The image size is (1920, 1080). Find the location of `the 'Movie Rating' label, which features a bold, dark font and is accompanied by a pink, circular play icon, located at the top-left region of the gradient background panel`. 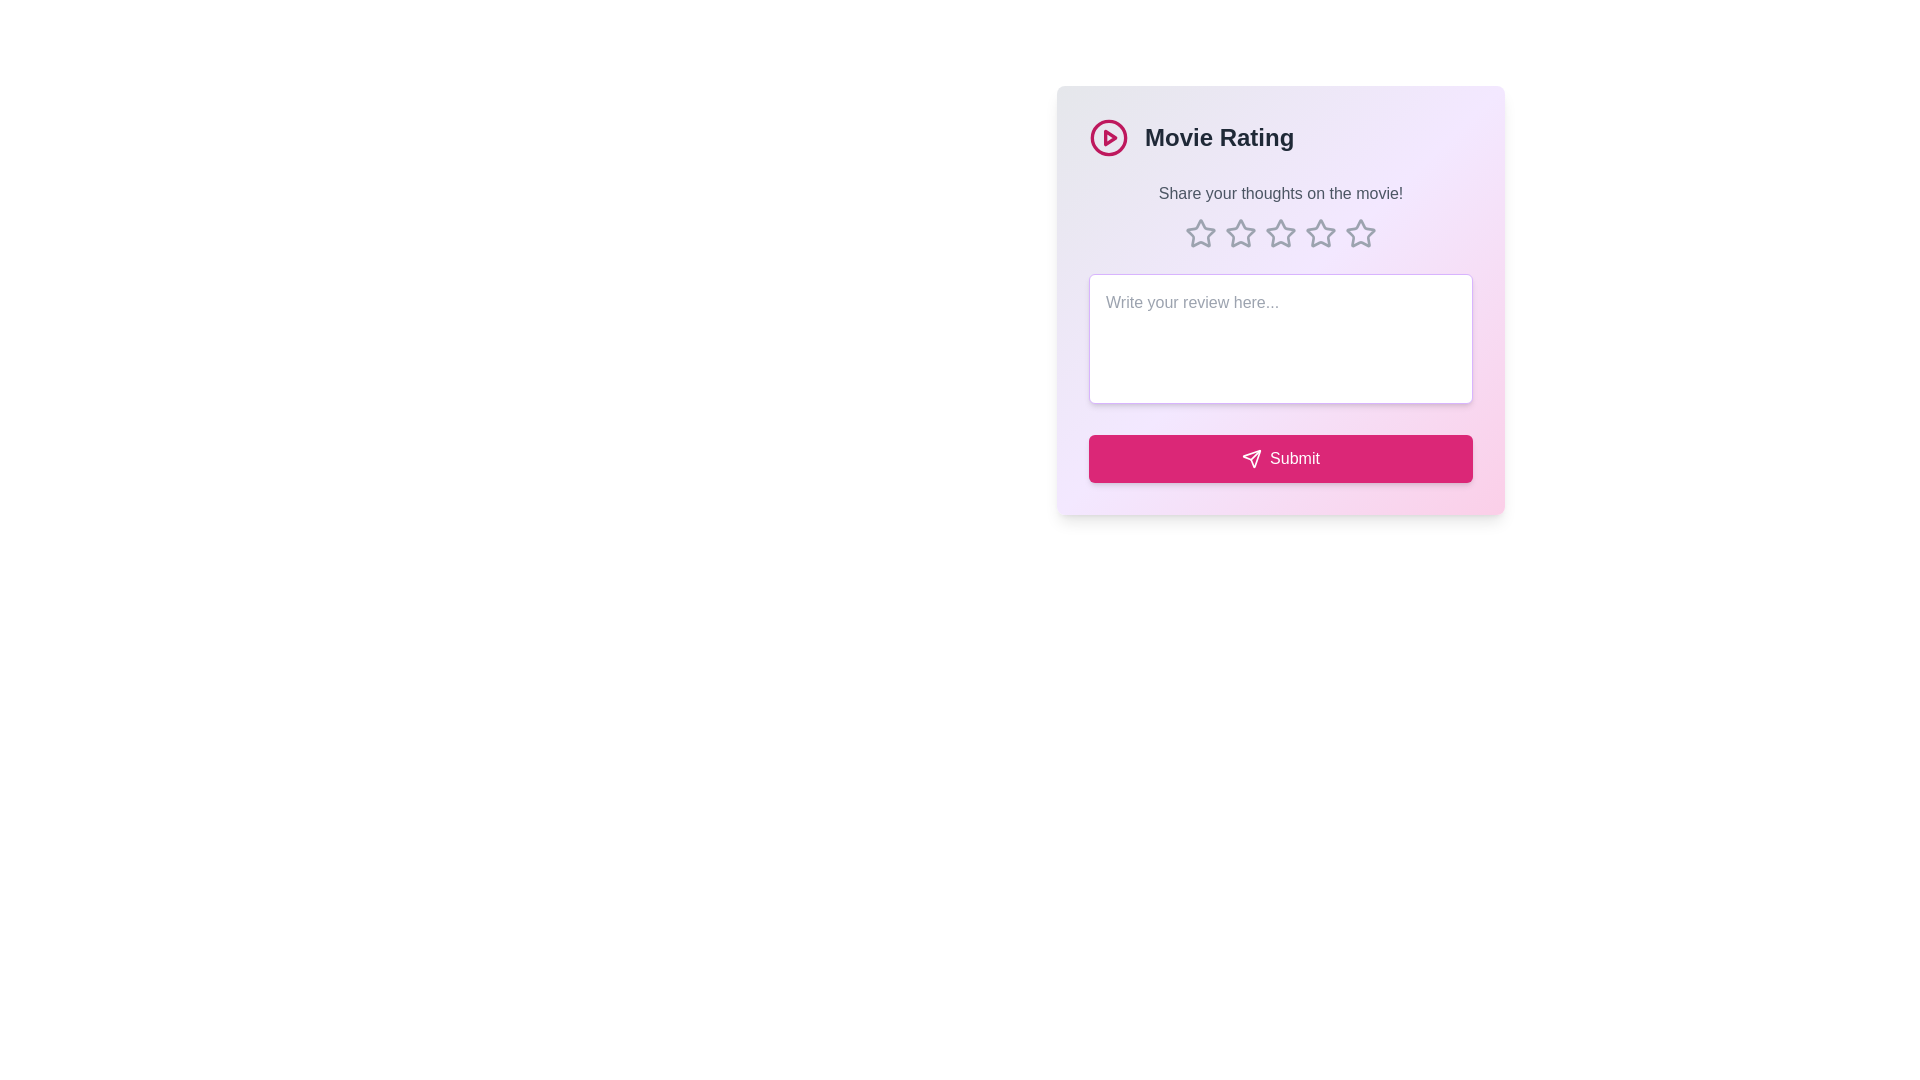

the 'Movie Rating' label, which features a bold, dark font and is accompanied by a pink, circular play icon, located at the top-left region of the gradient background panel is located at coordinates (1281, 137).